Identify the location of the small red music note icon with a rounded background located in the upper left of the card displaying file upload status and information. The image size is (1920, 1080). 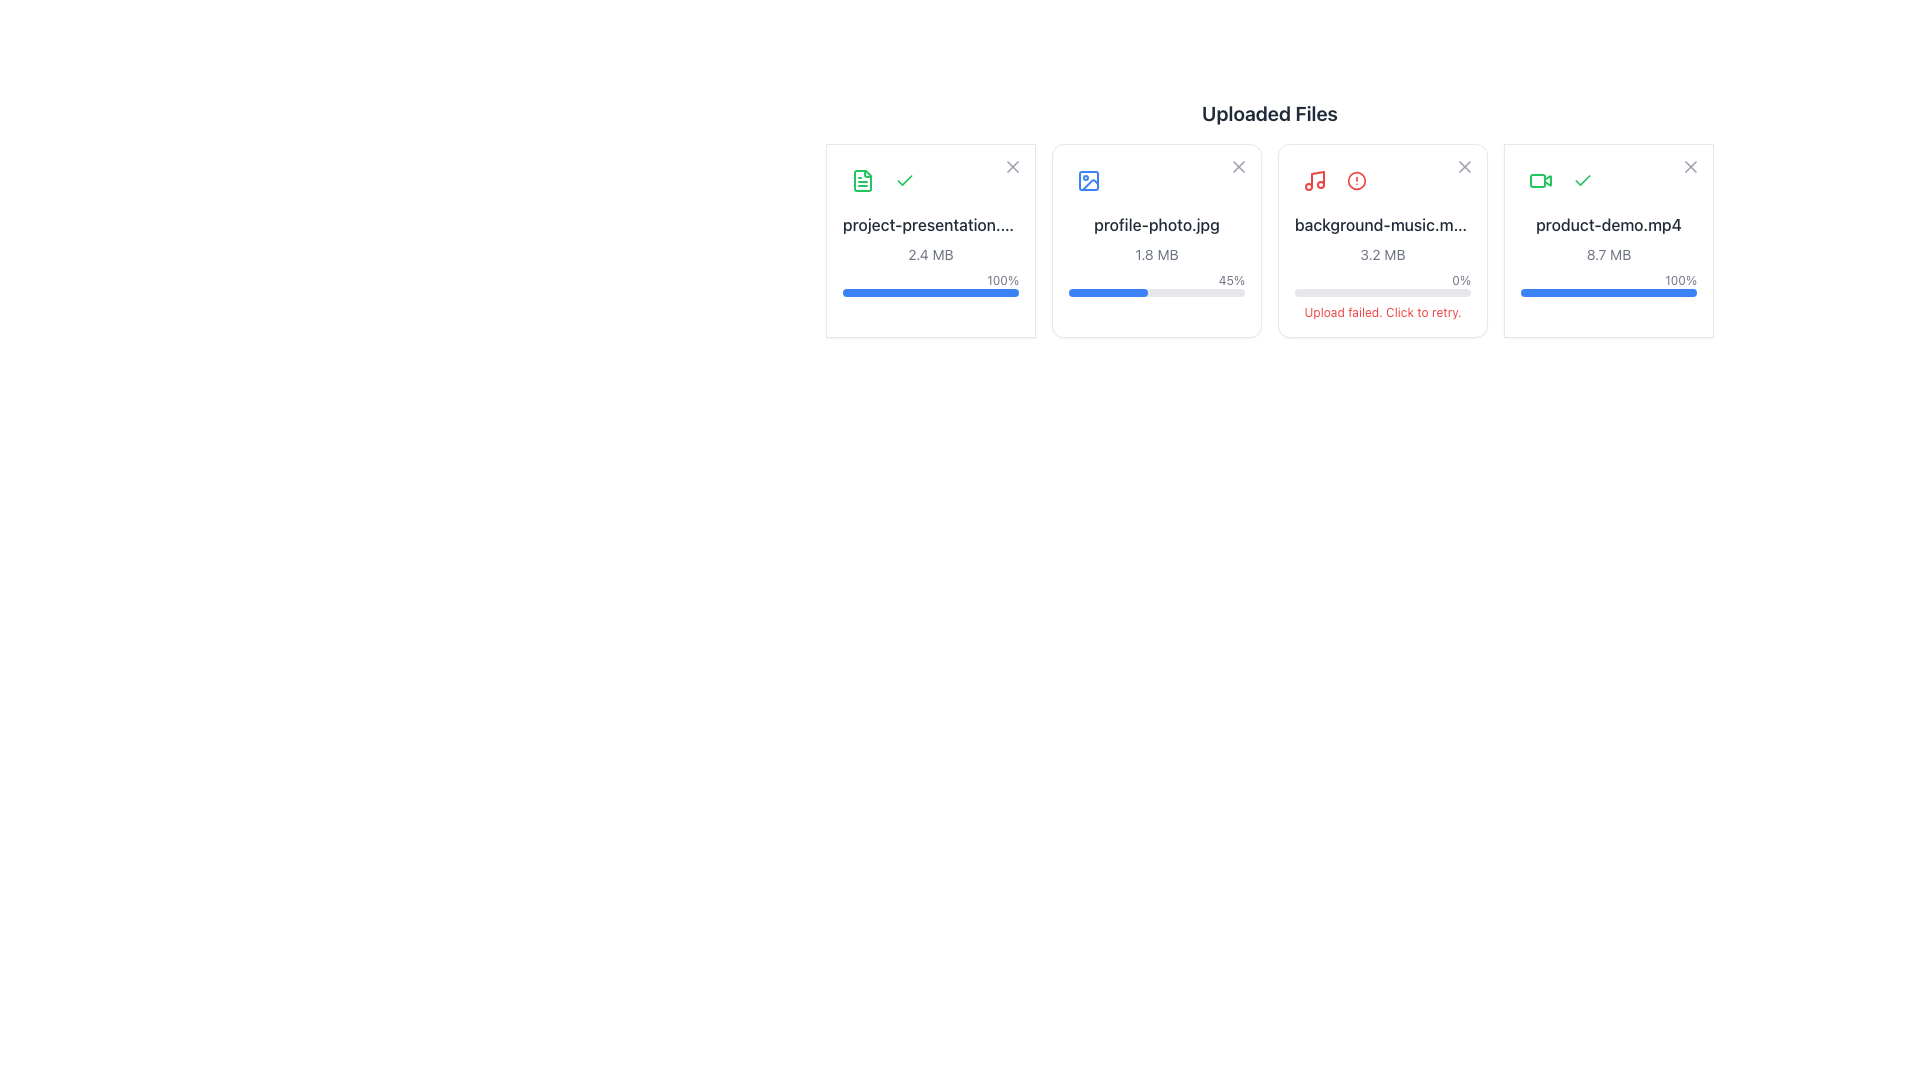
(1315, 181).